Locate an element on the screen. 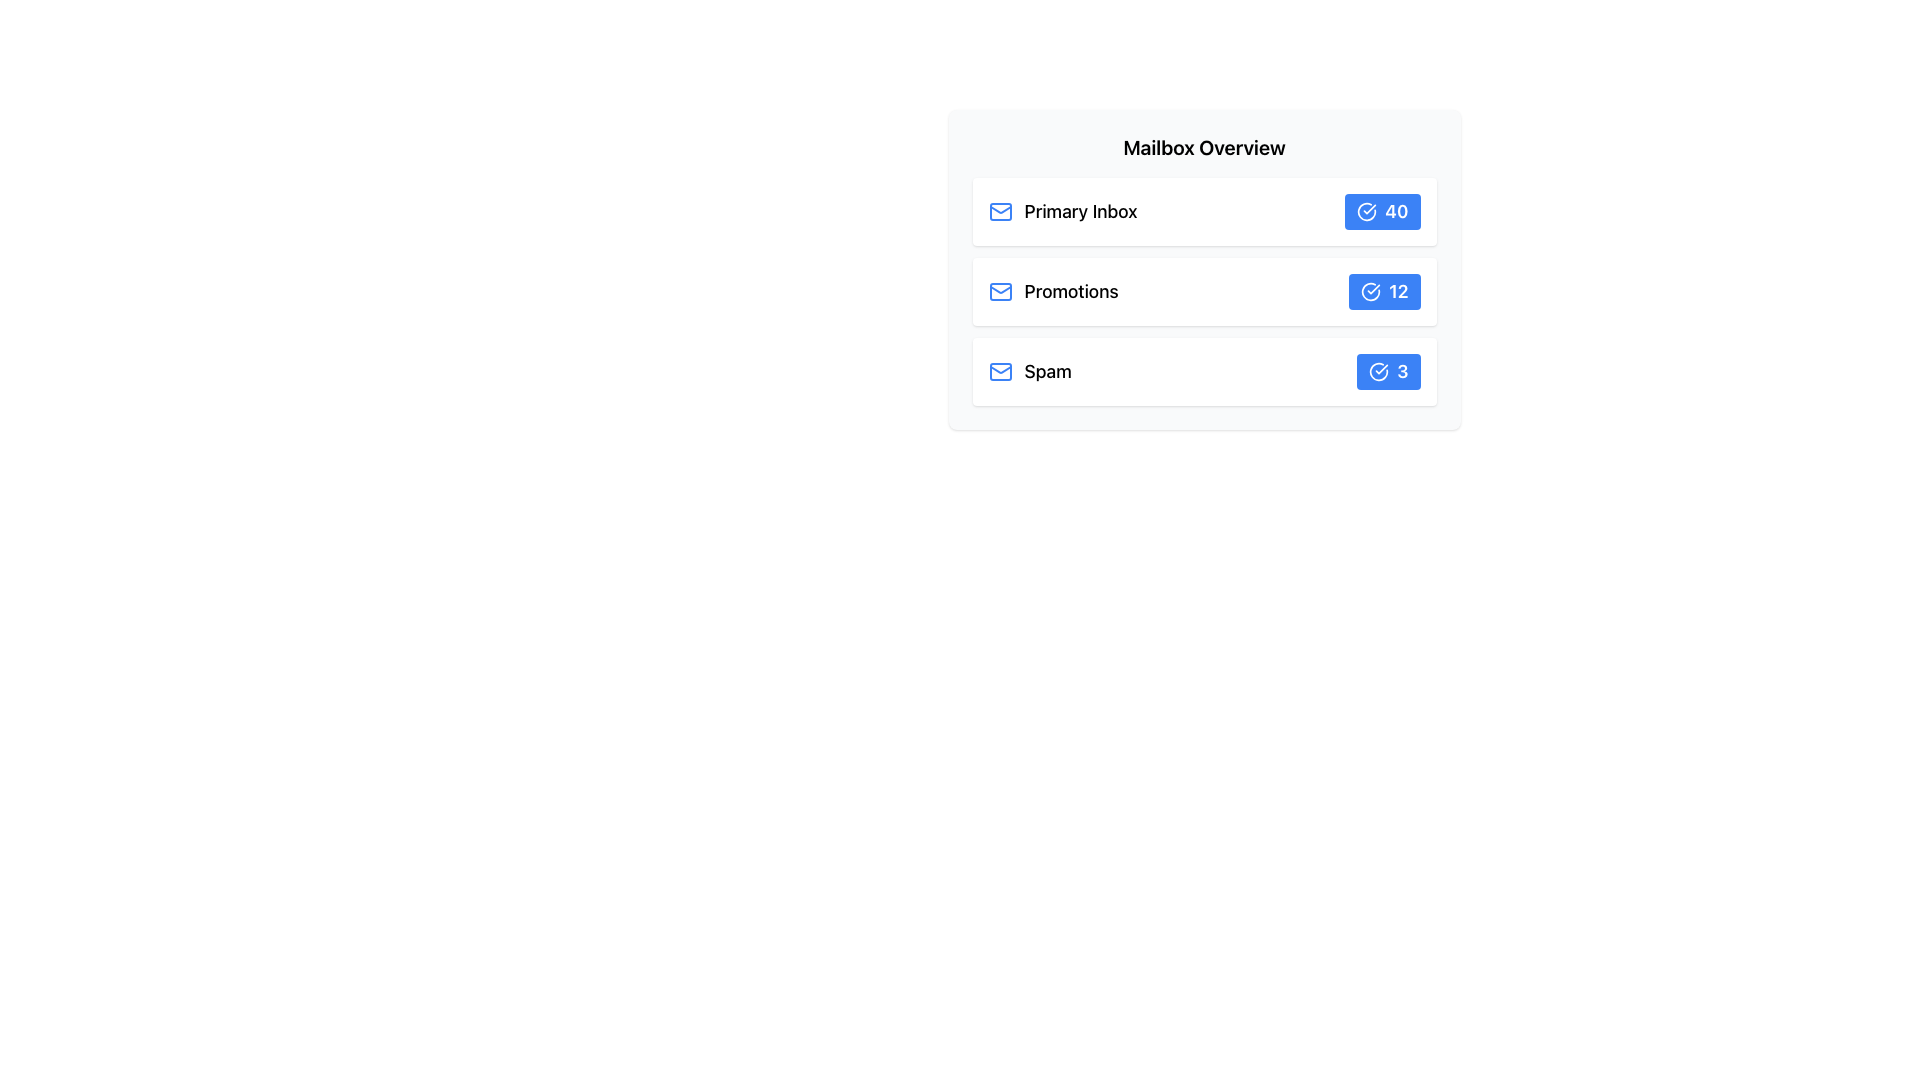  the 'Spam' section icon in the mailbox overview layout, which is positioned to the left of the 'Spam' label and aligned with the numeric indicator '3' is located at coordinates (1000, 371).